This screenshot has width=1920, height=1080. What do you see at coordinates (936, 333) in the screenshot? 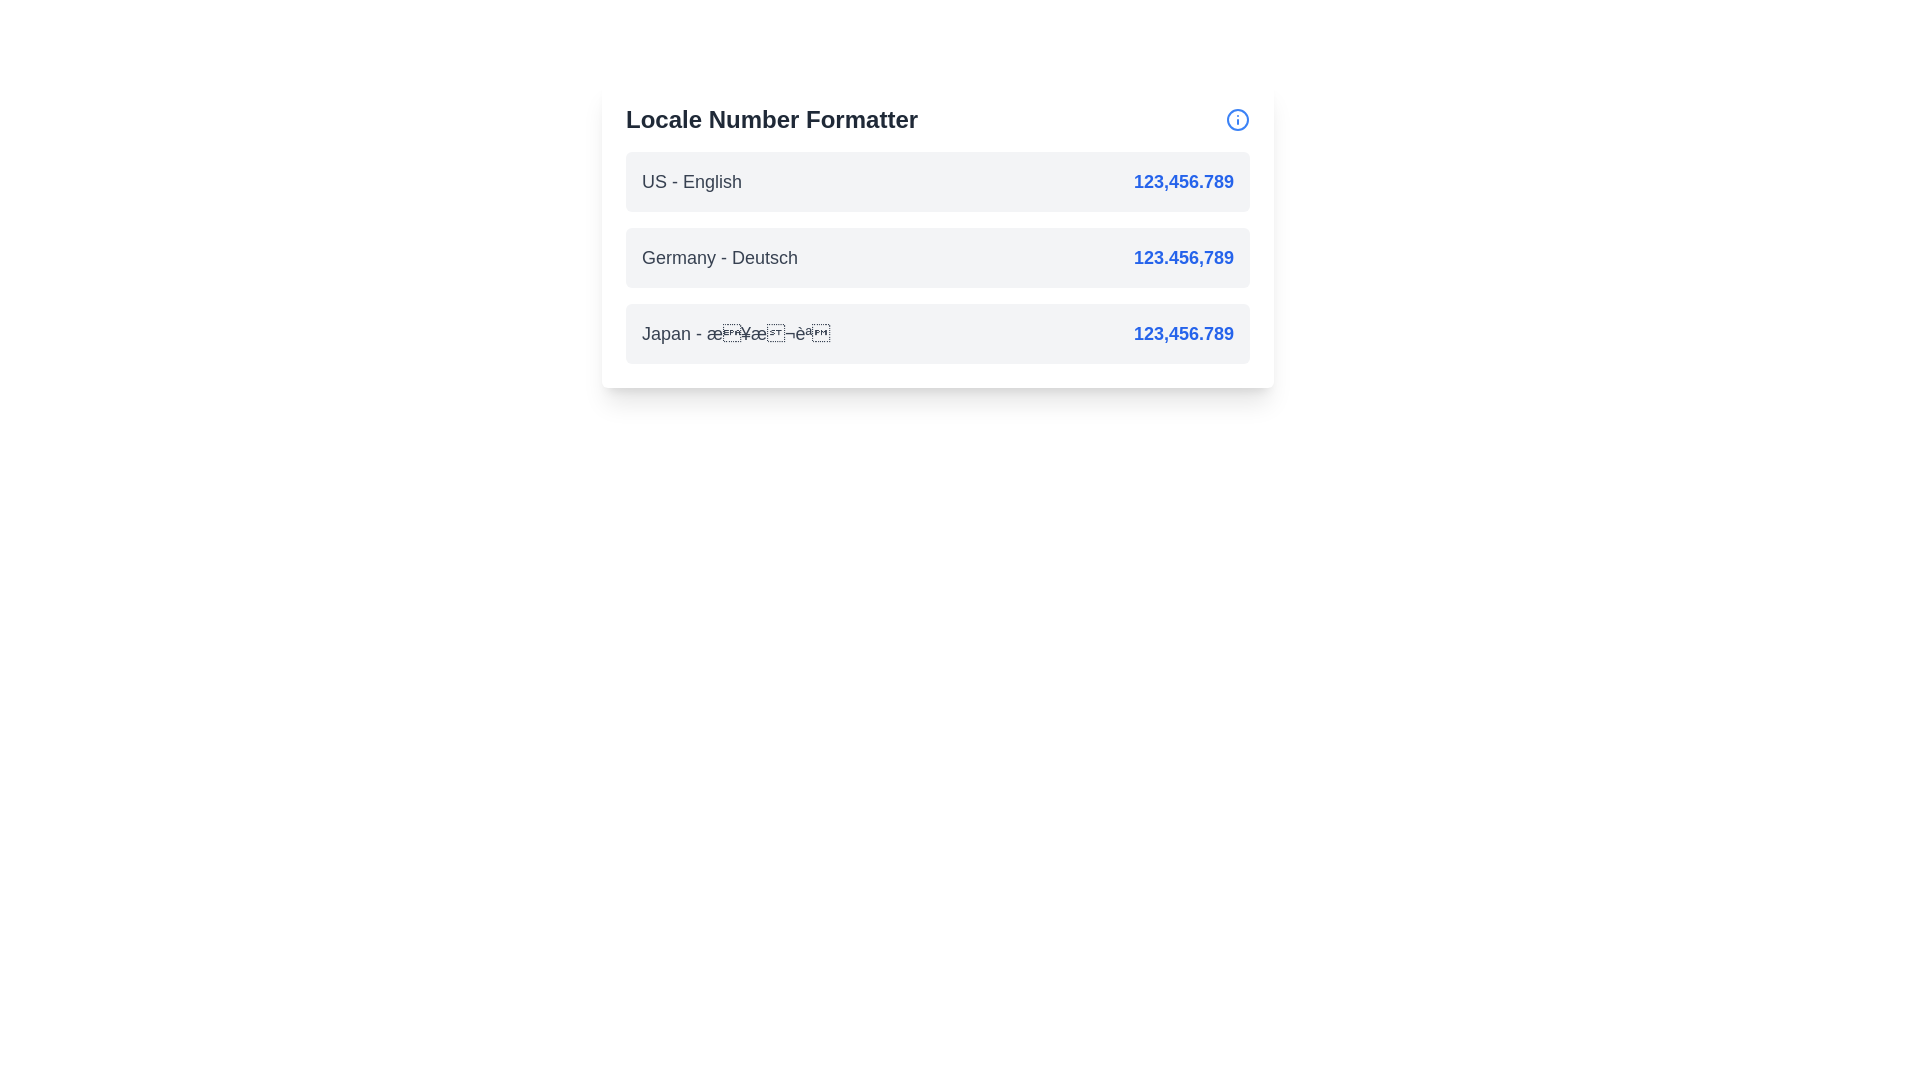
I see `the third item in the Locale Number Formatter list, which displays 'Japan - 日本語' on the left and '123,456.789' on the right` at bounding box center [936, 333].